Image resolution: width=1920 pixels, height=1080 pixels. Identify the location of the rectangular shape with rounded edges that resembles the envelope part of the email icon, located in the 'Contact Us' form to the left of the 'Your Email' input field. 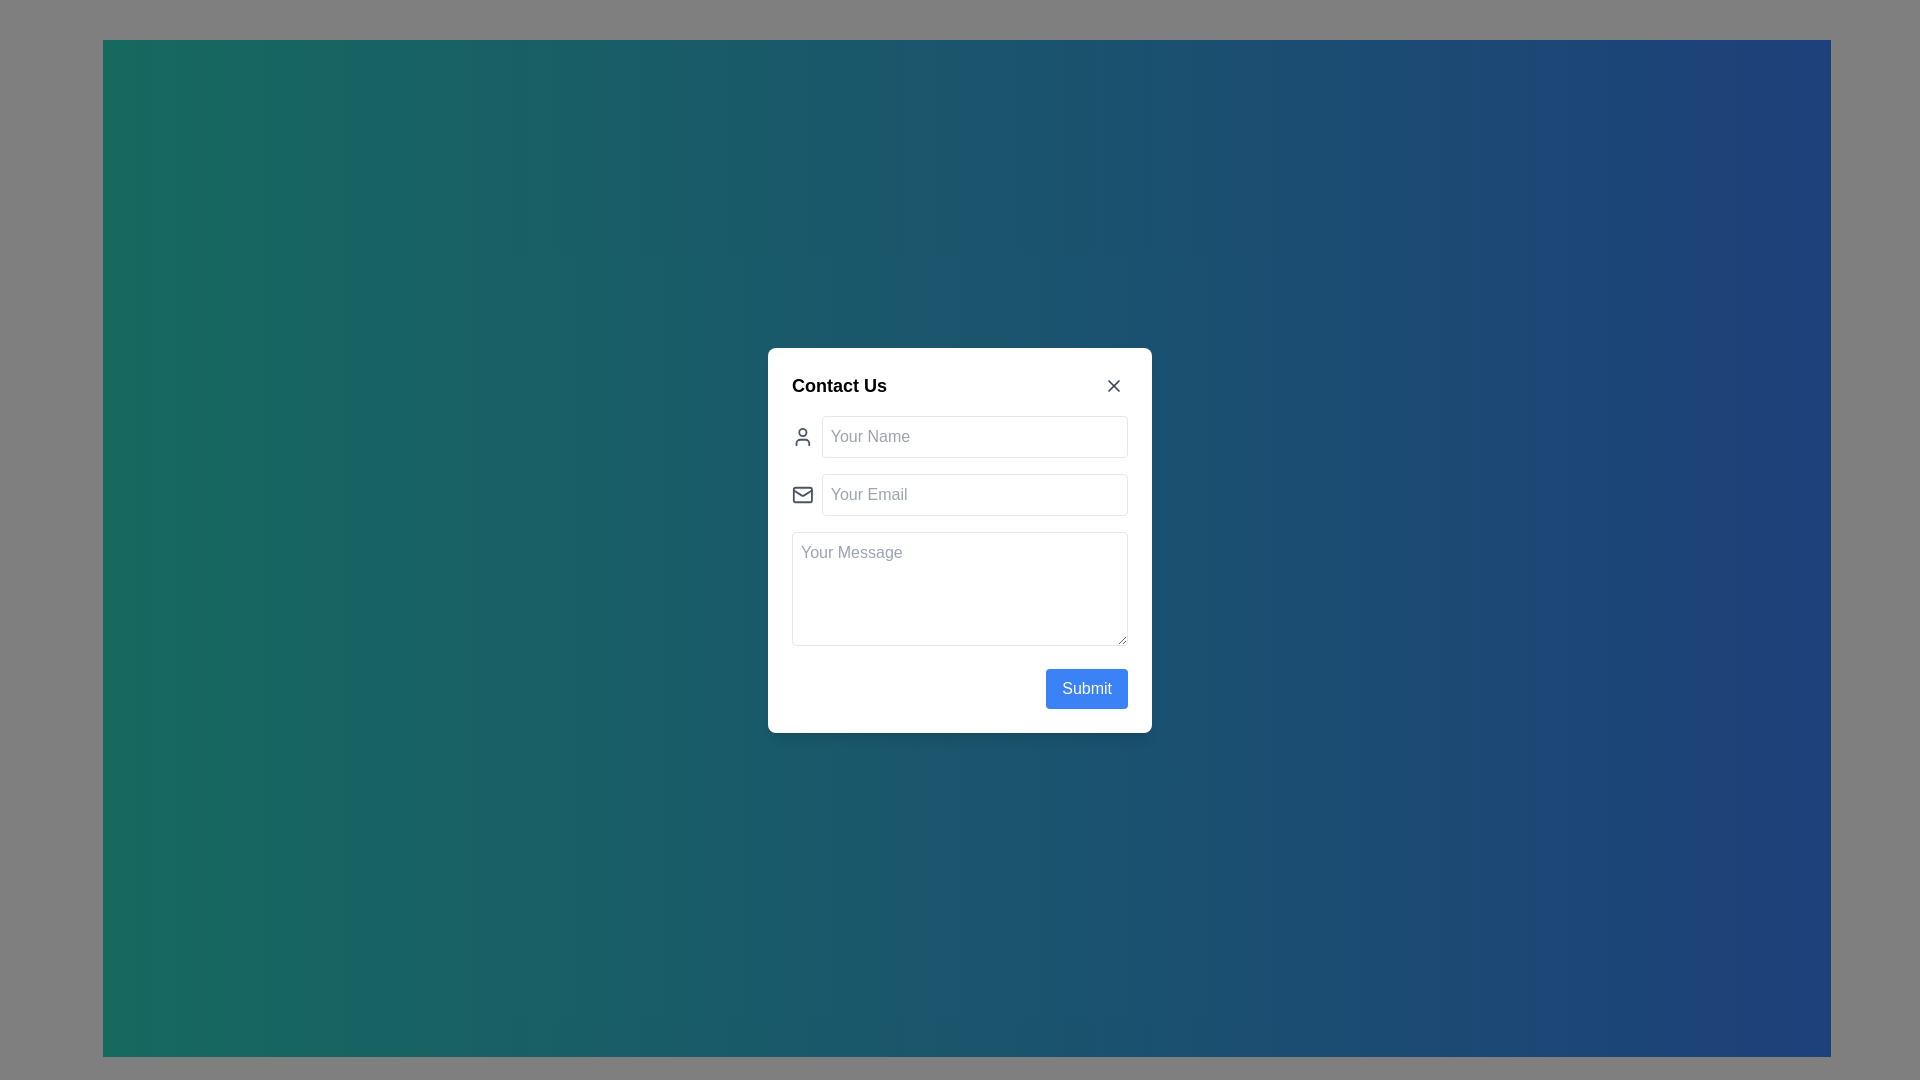
(802, 494).